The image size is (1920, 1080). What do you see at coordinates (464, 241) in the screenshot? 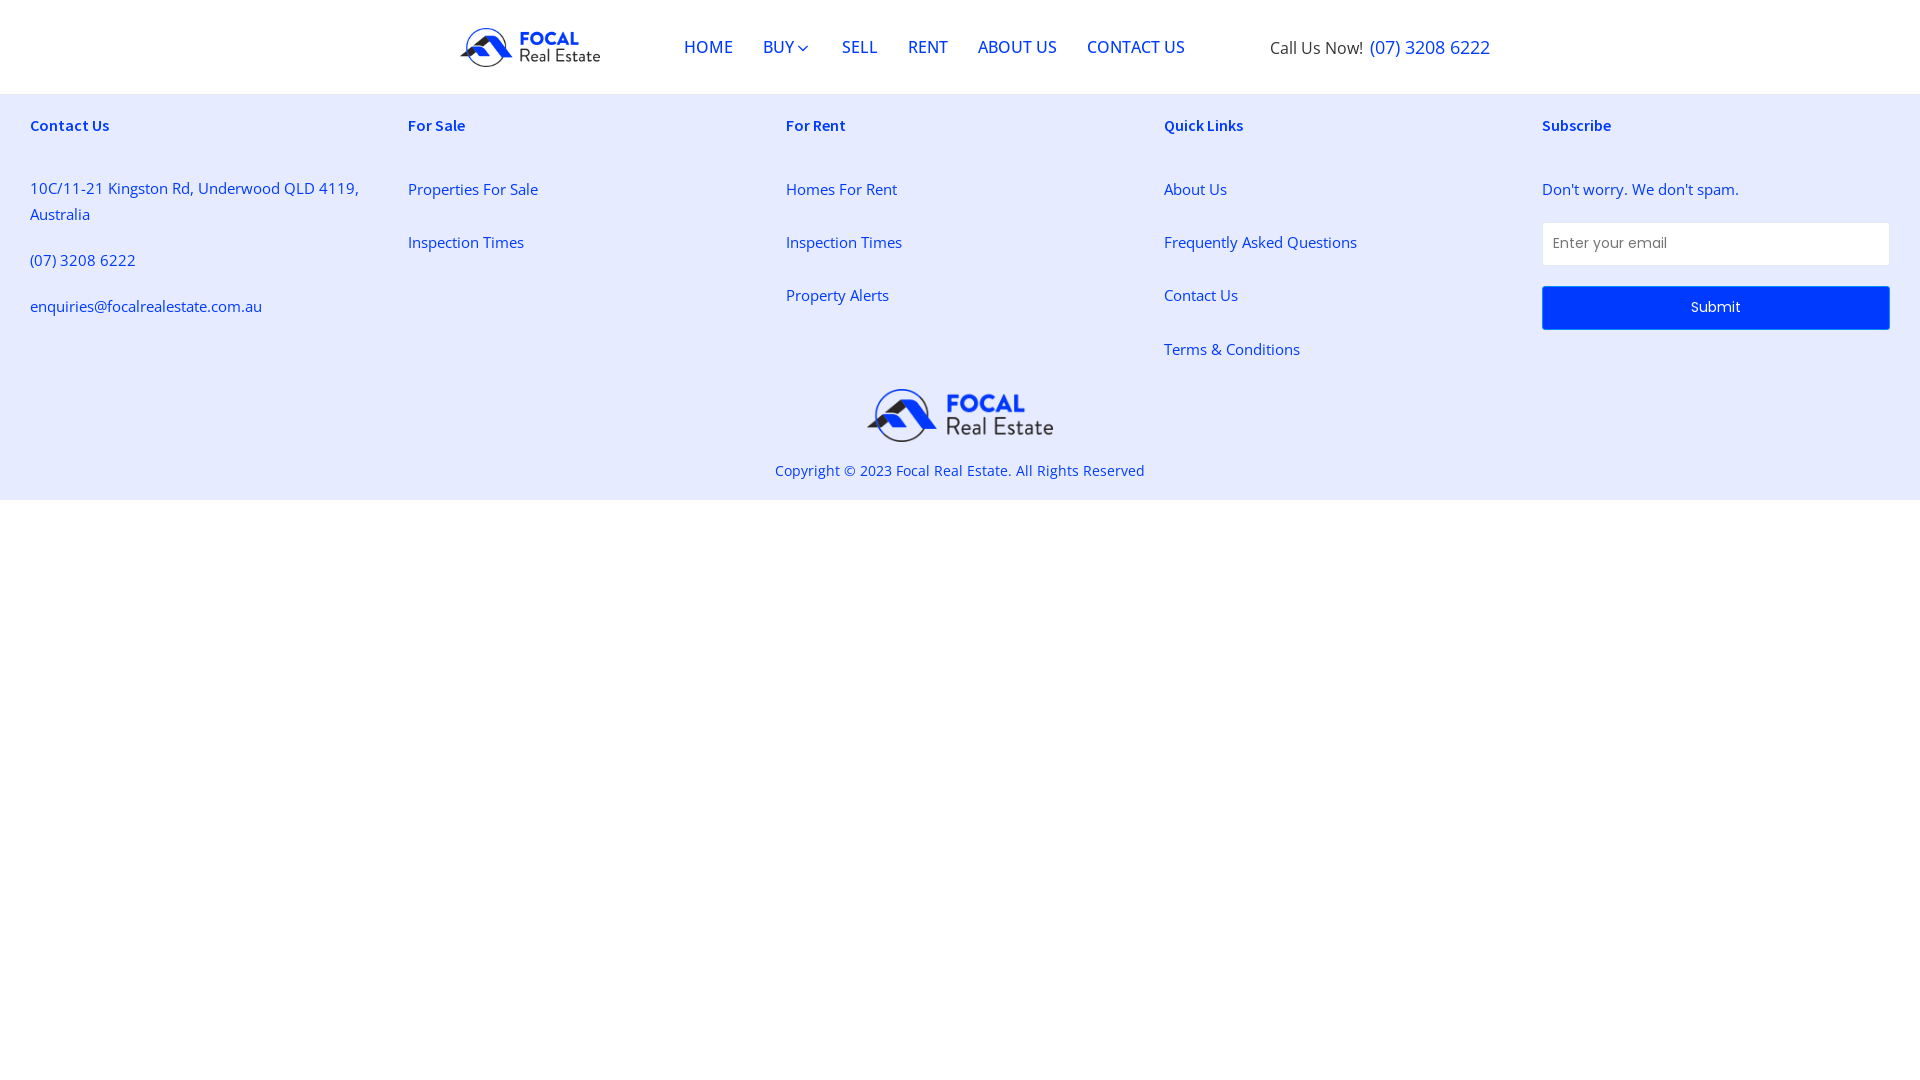
I see `'Inspection Times'` at bounding box center [464, 241].